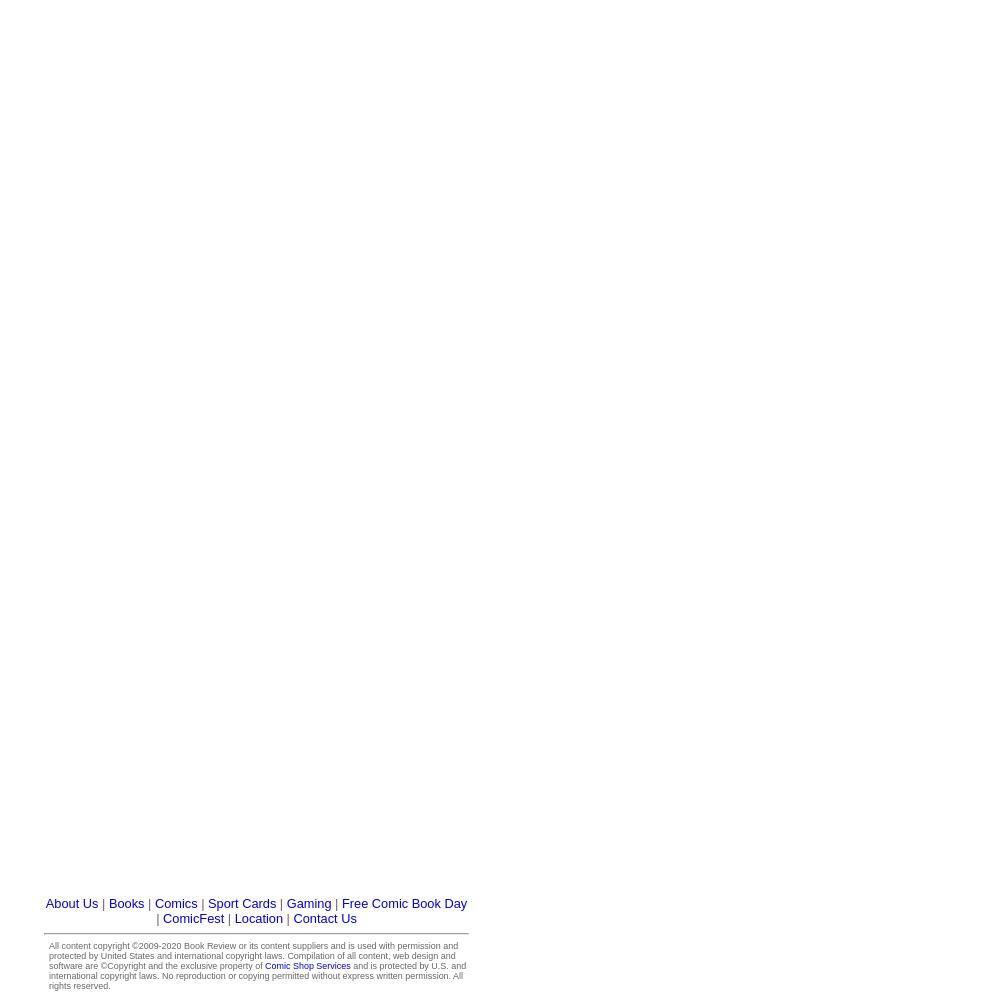  What do you see at coordinates (152, 903) in the screenshot?
I see `'Comics'` at bounding box center [152, 903].